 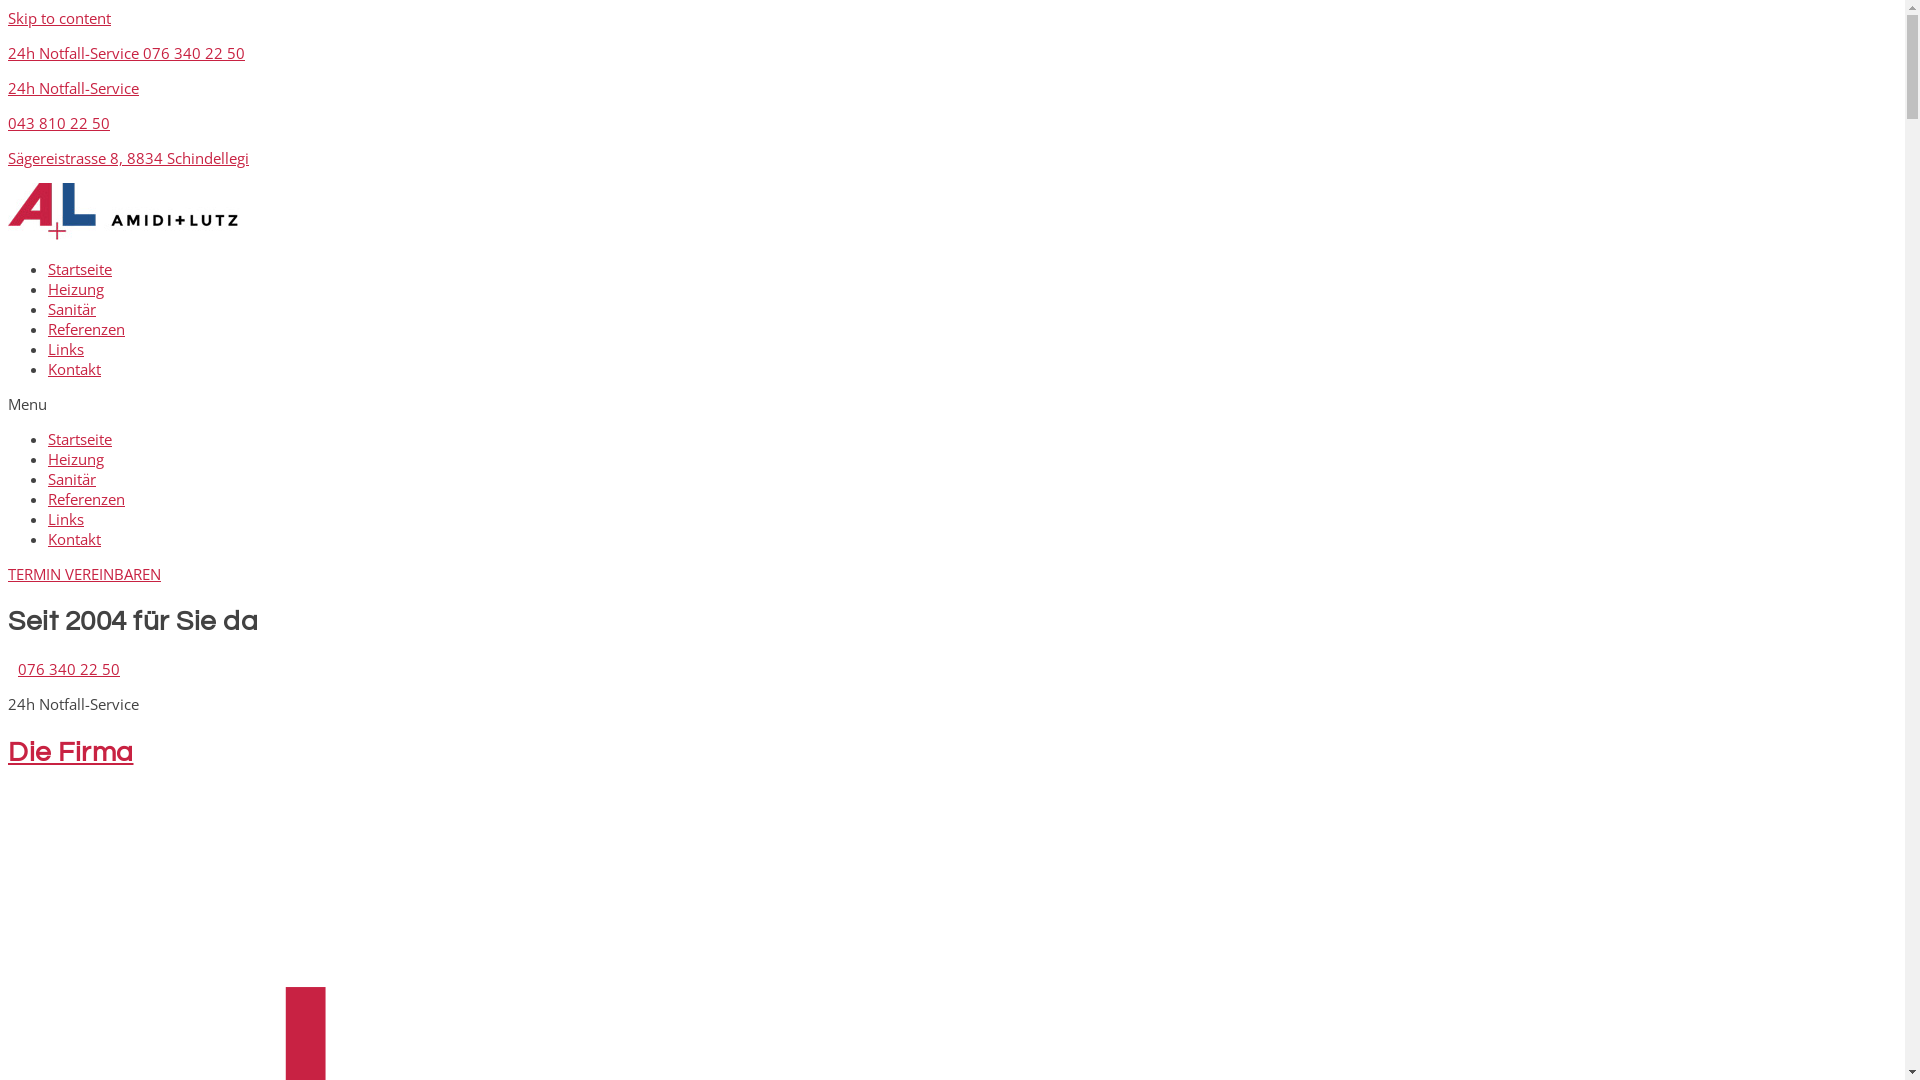 I want to click on 'Referenzen', so click(x=85, y=327).